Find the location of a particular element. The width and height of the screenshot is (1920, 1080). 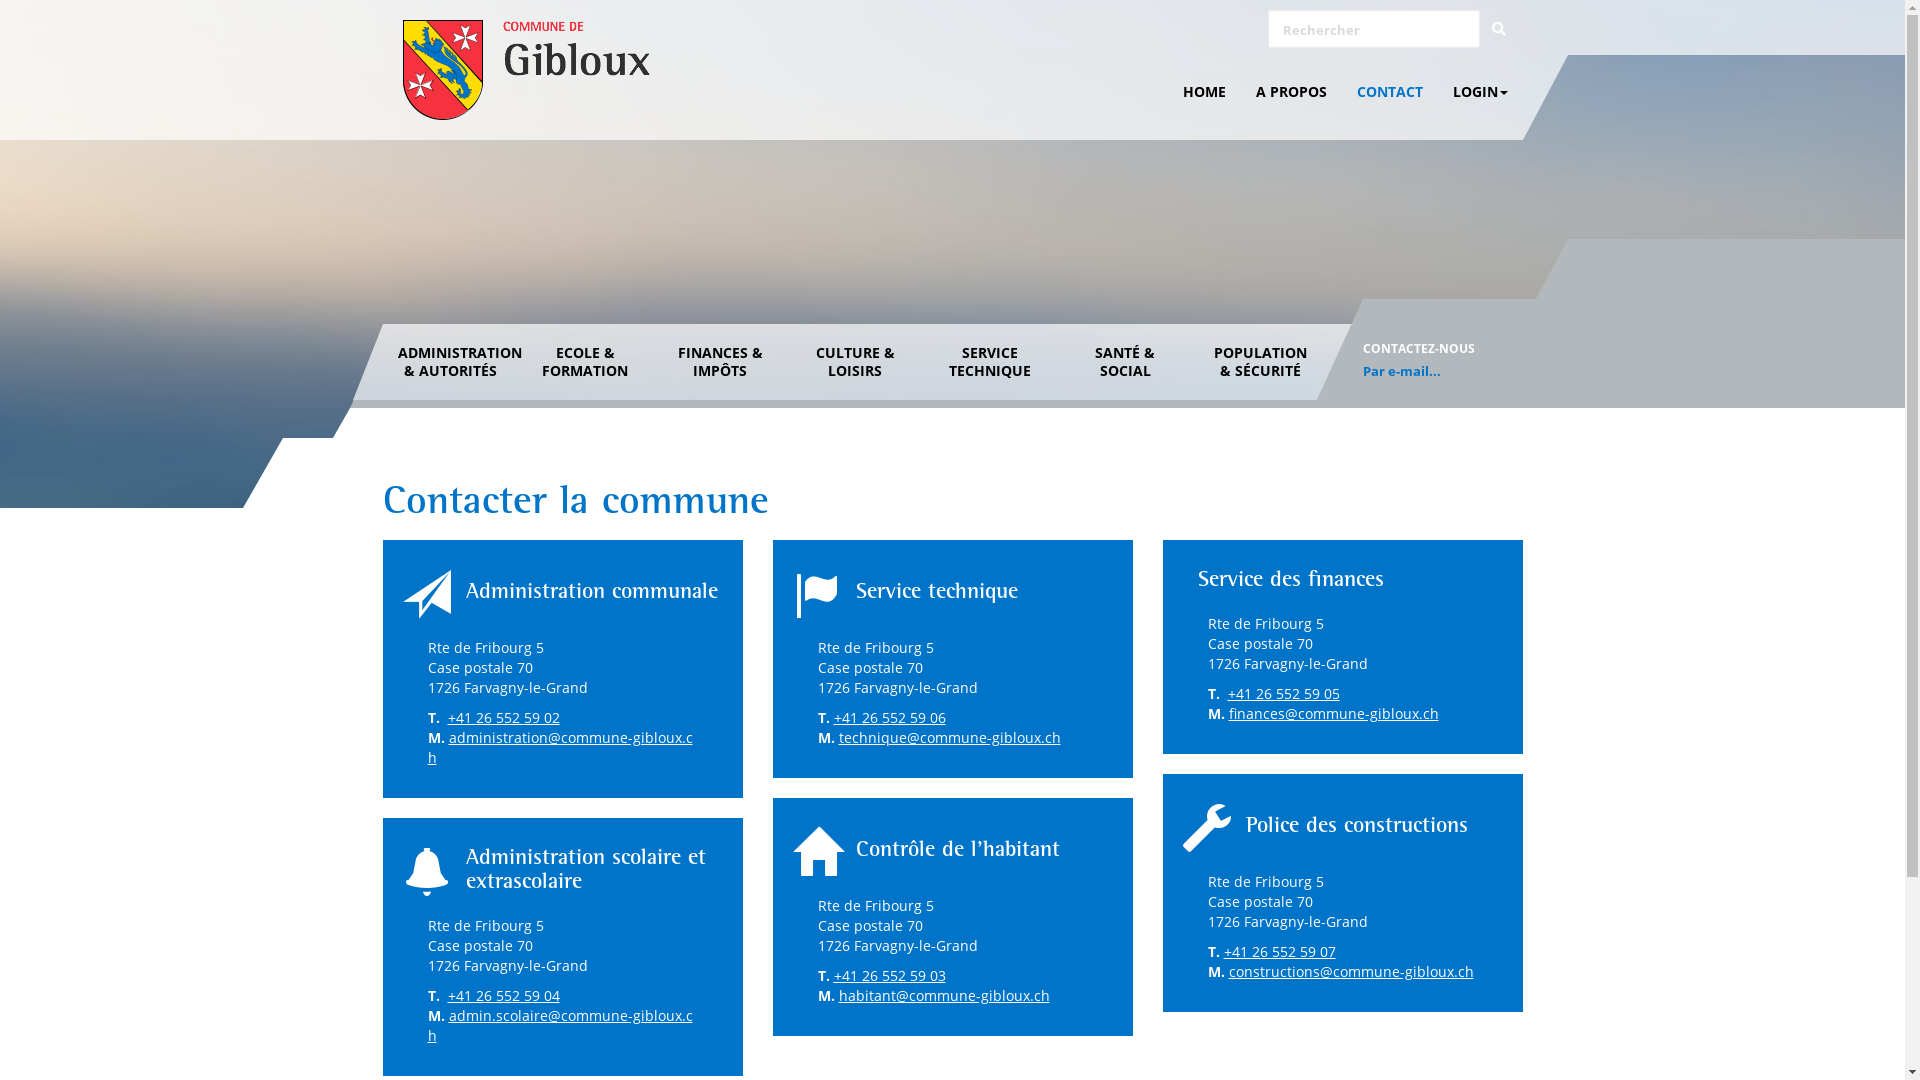

'HOME' is located at coordinates (1203, 92).